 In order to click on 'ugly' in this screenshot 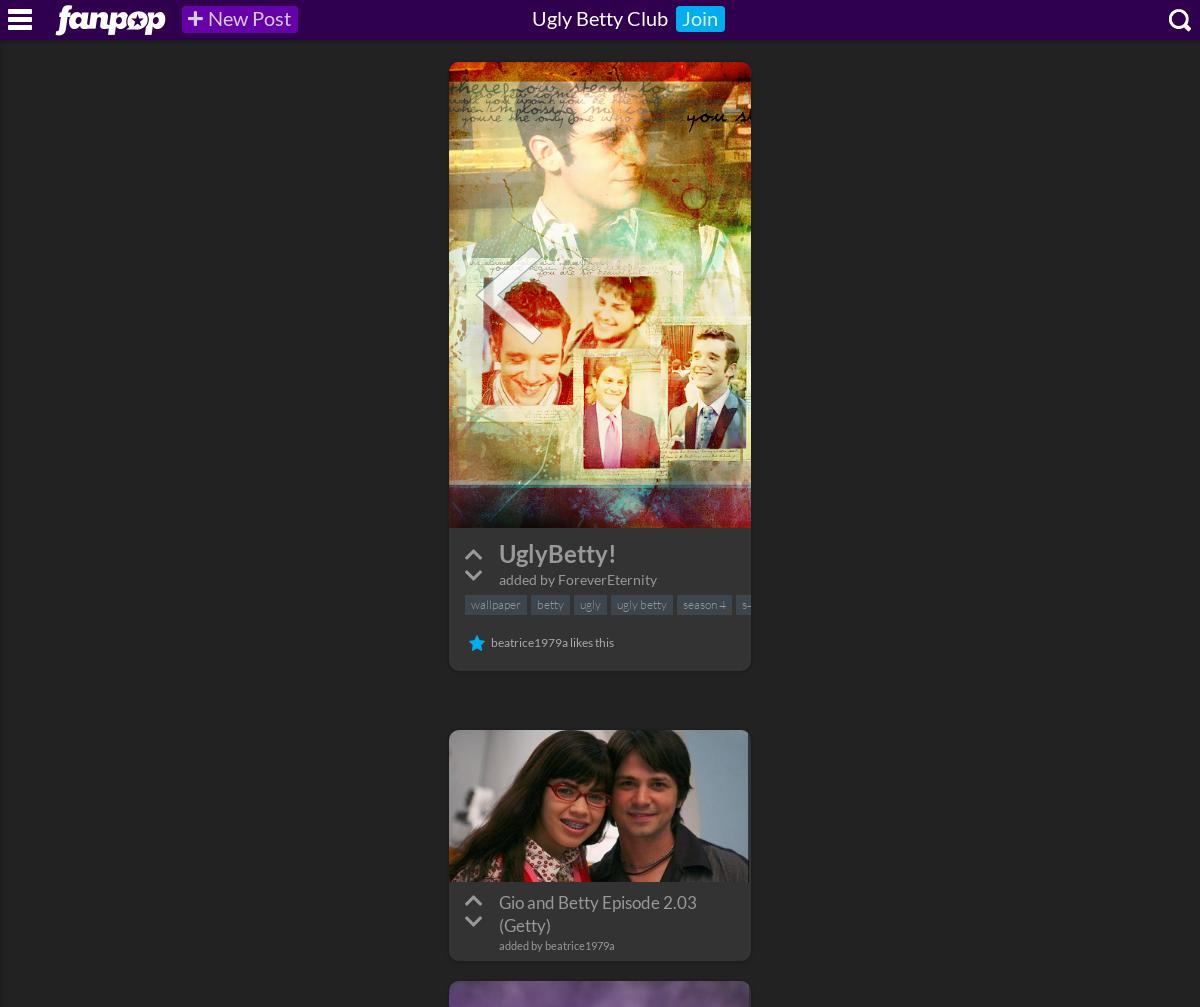, I will do `click(578, 603)`.